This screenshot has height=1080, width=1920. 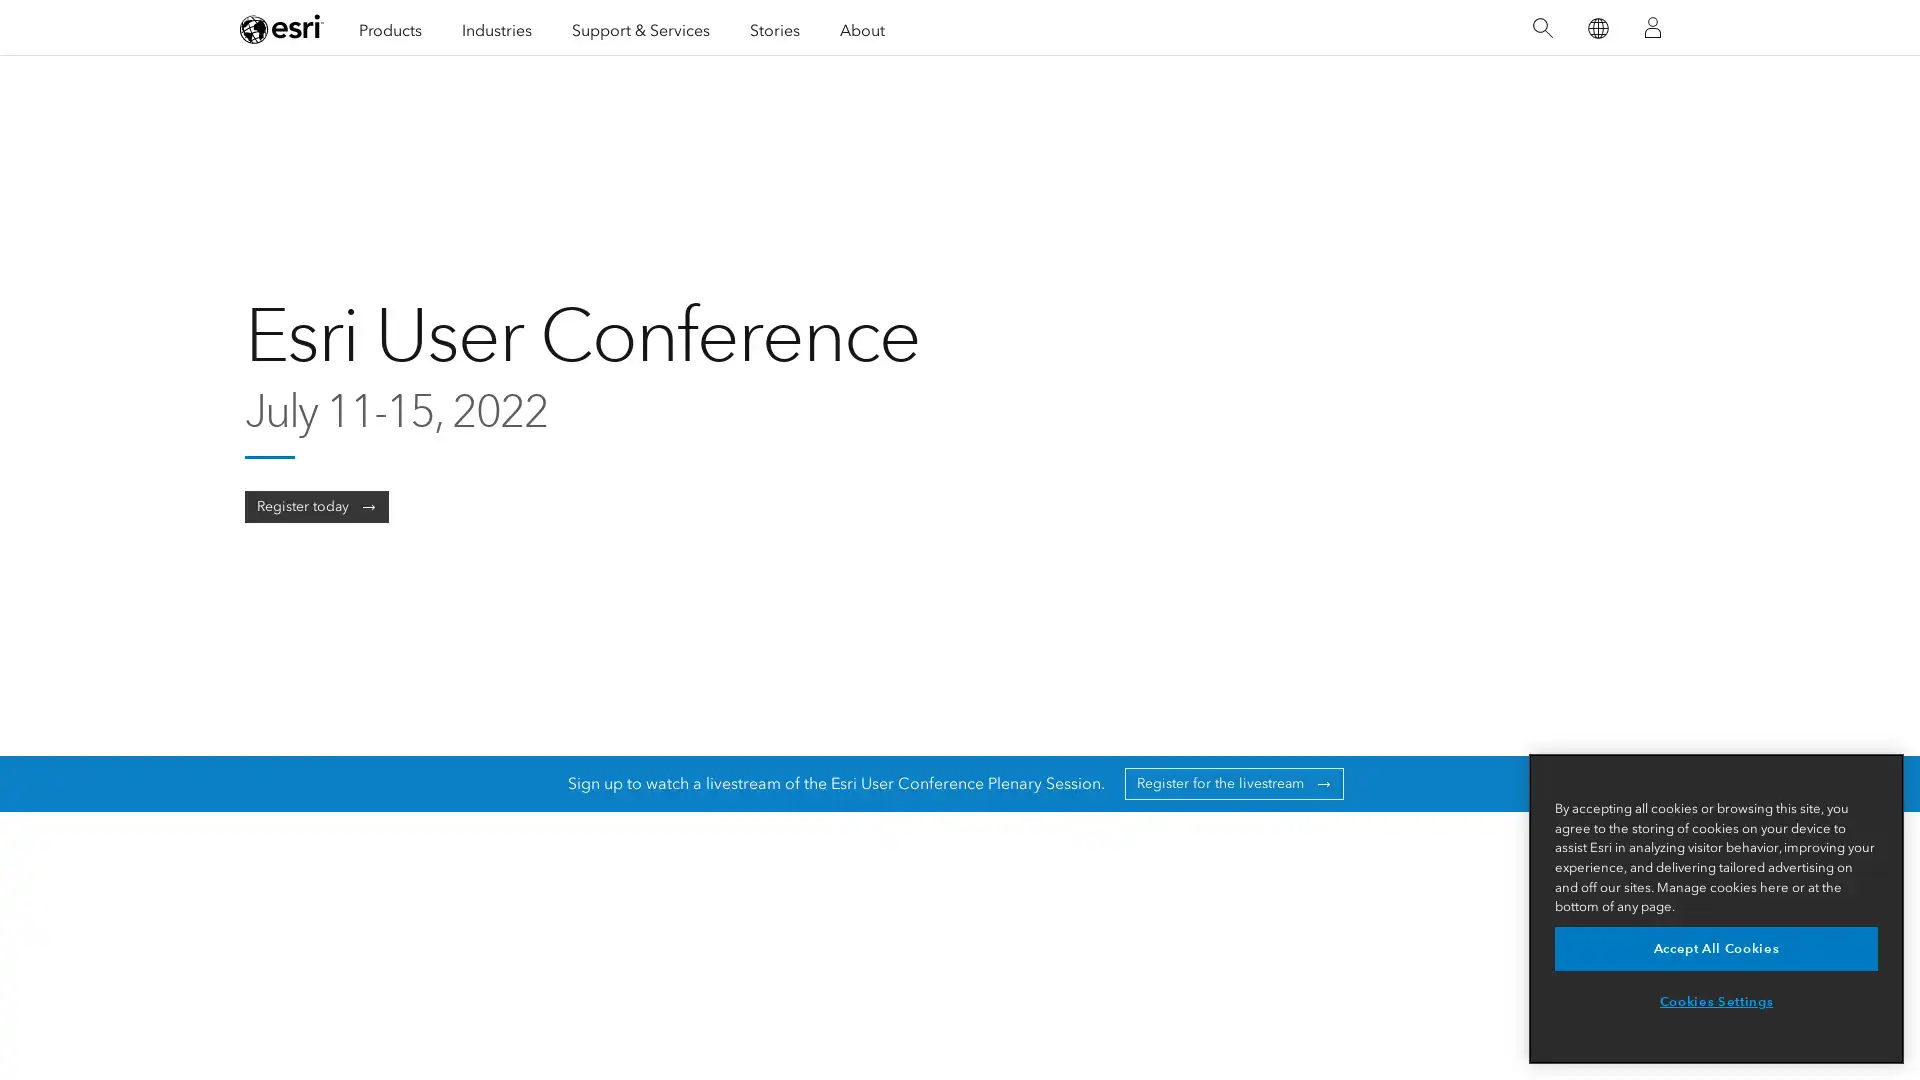 What do you see at coordinates (773, 27) in the screenshot?
I see `Stories` at bounding box center [773, 27].